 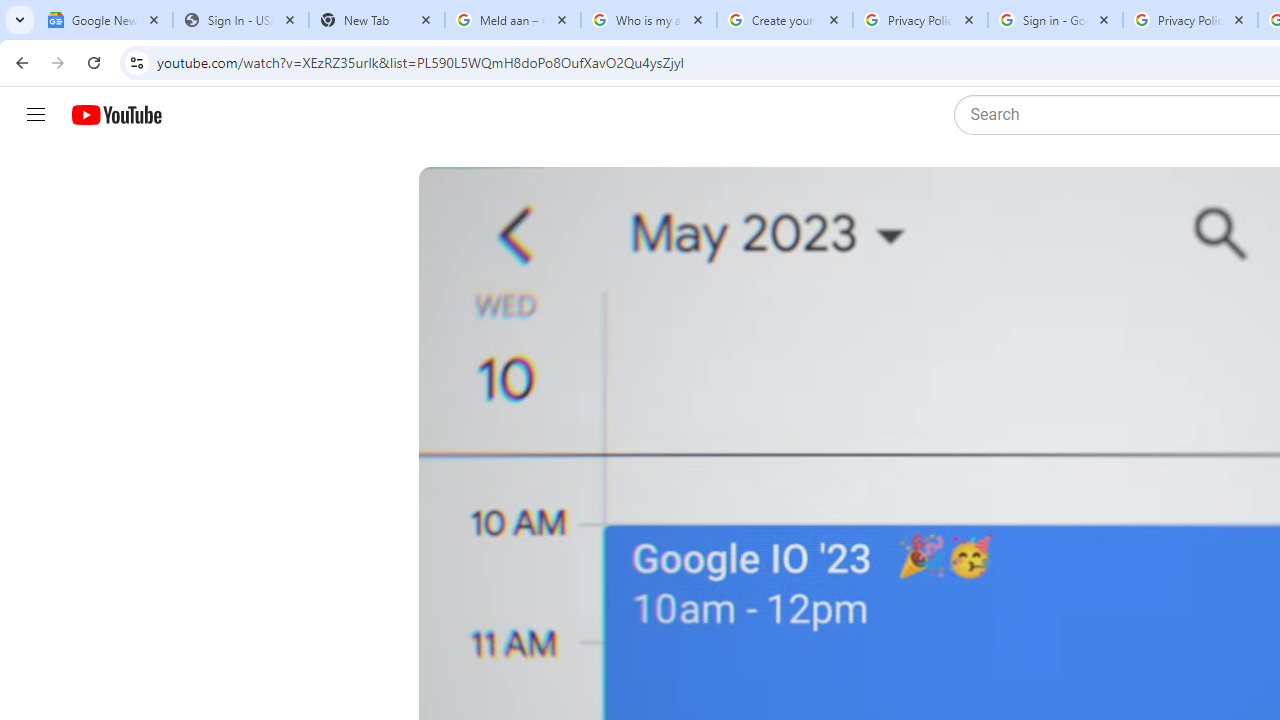 What do you see at coordinates (1054, 20) in the screenshot?
I see `'Sign in - Google Accounts'` at bounding box center [1054, 20].